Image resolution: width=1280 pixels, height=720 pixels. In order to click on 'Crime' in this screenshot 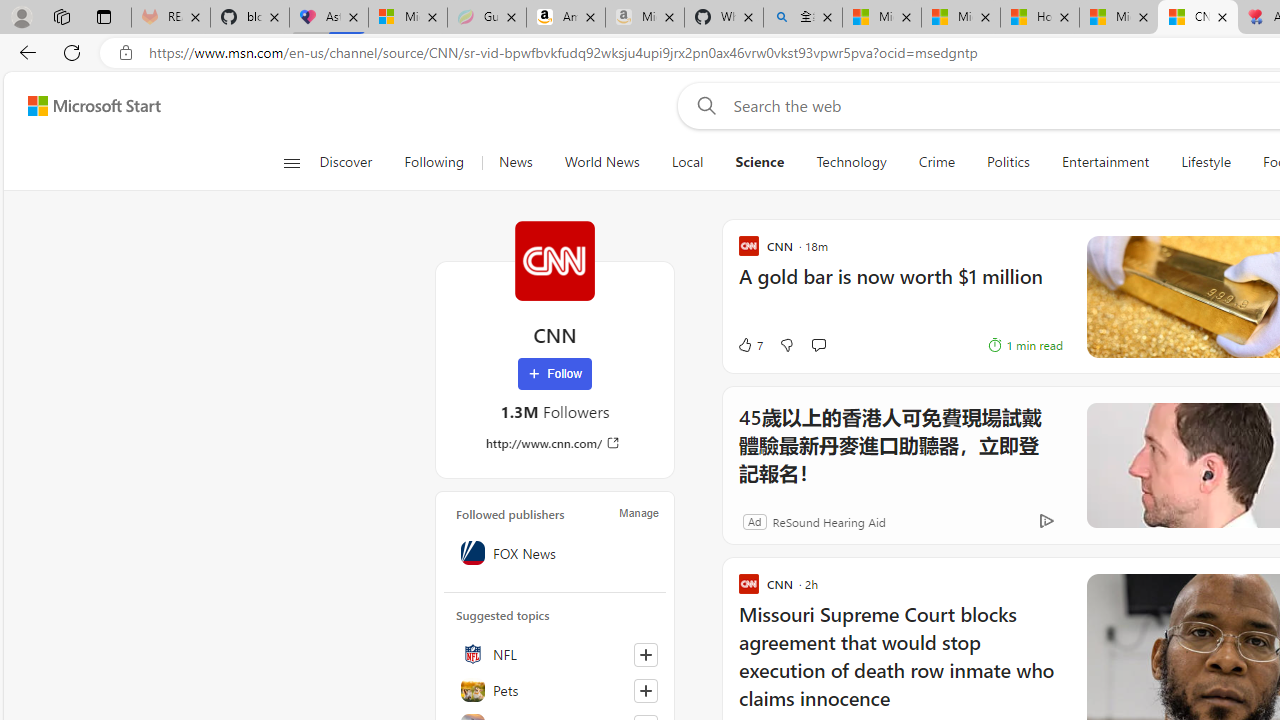, I will do `click(935, 162)`.